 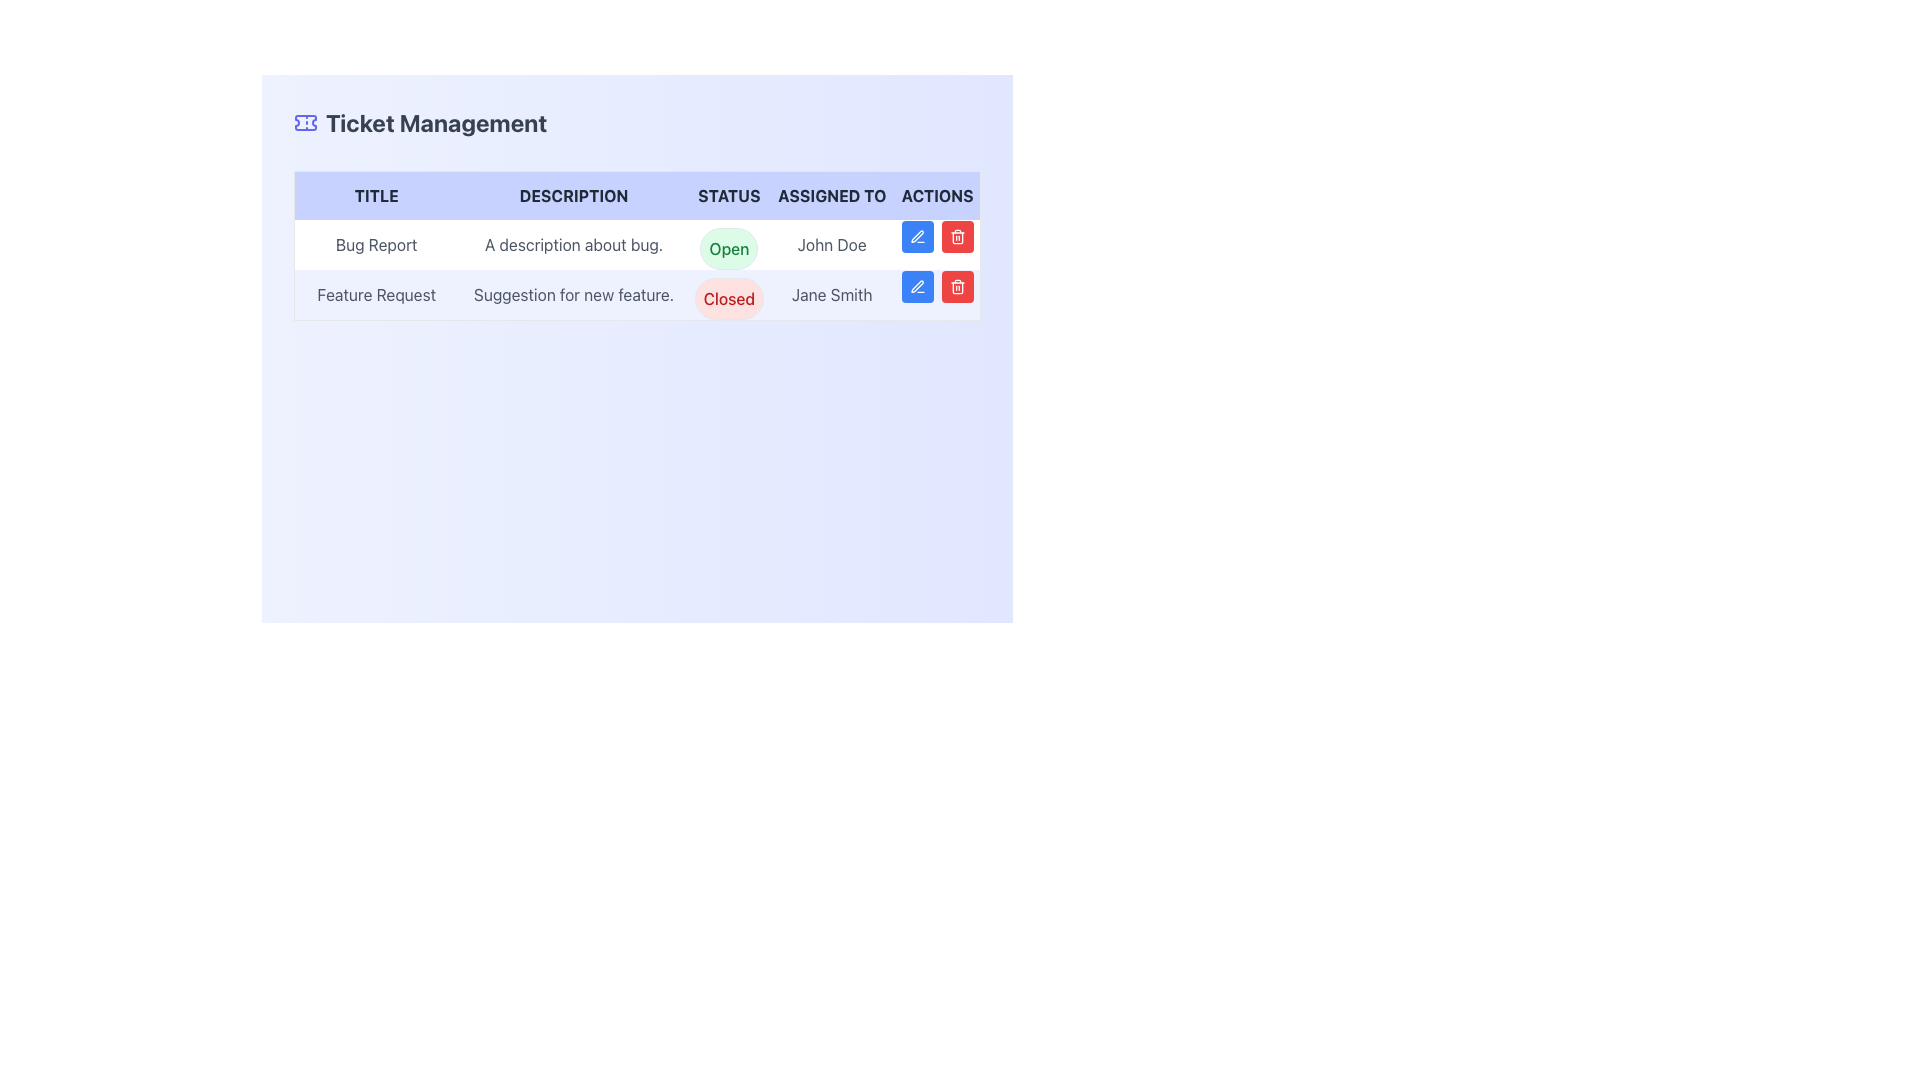 I want to click on the 'Actions' header label in the table, which is positioned to the right of the 'Assigned To' header, so click(x=936, y=195).